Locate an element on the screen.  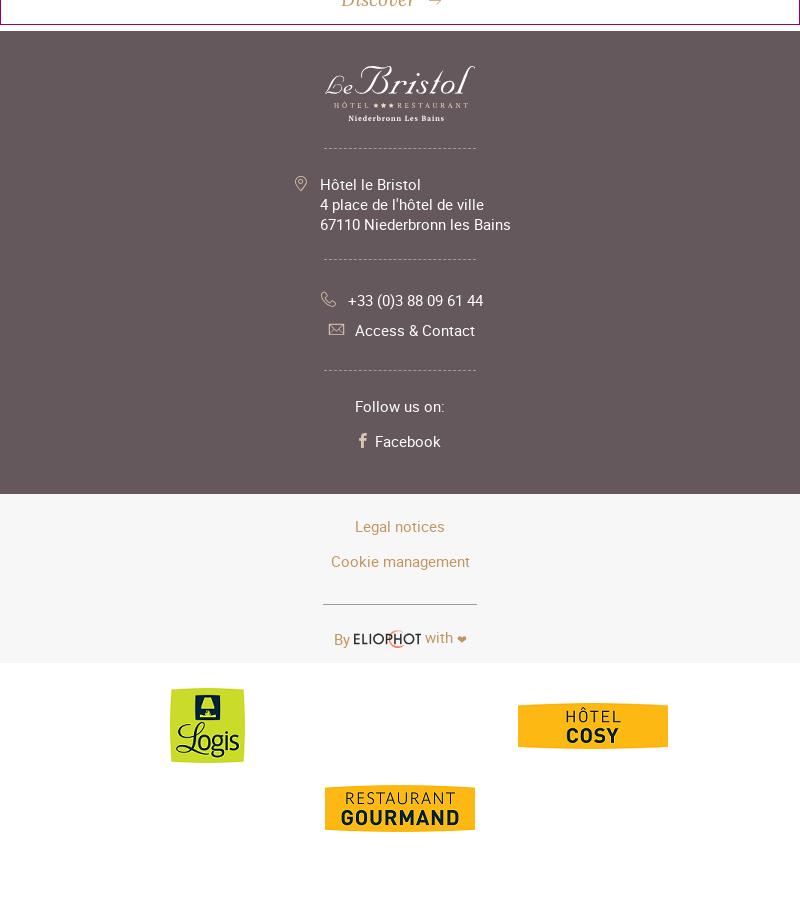
'Follow us on:' is located at coordinates (400, 403).